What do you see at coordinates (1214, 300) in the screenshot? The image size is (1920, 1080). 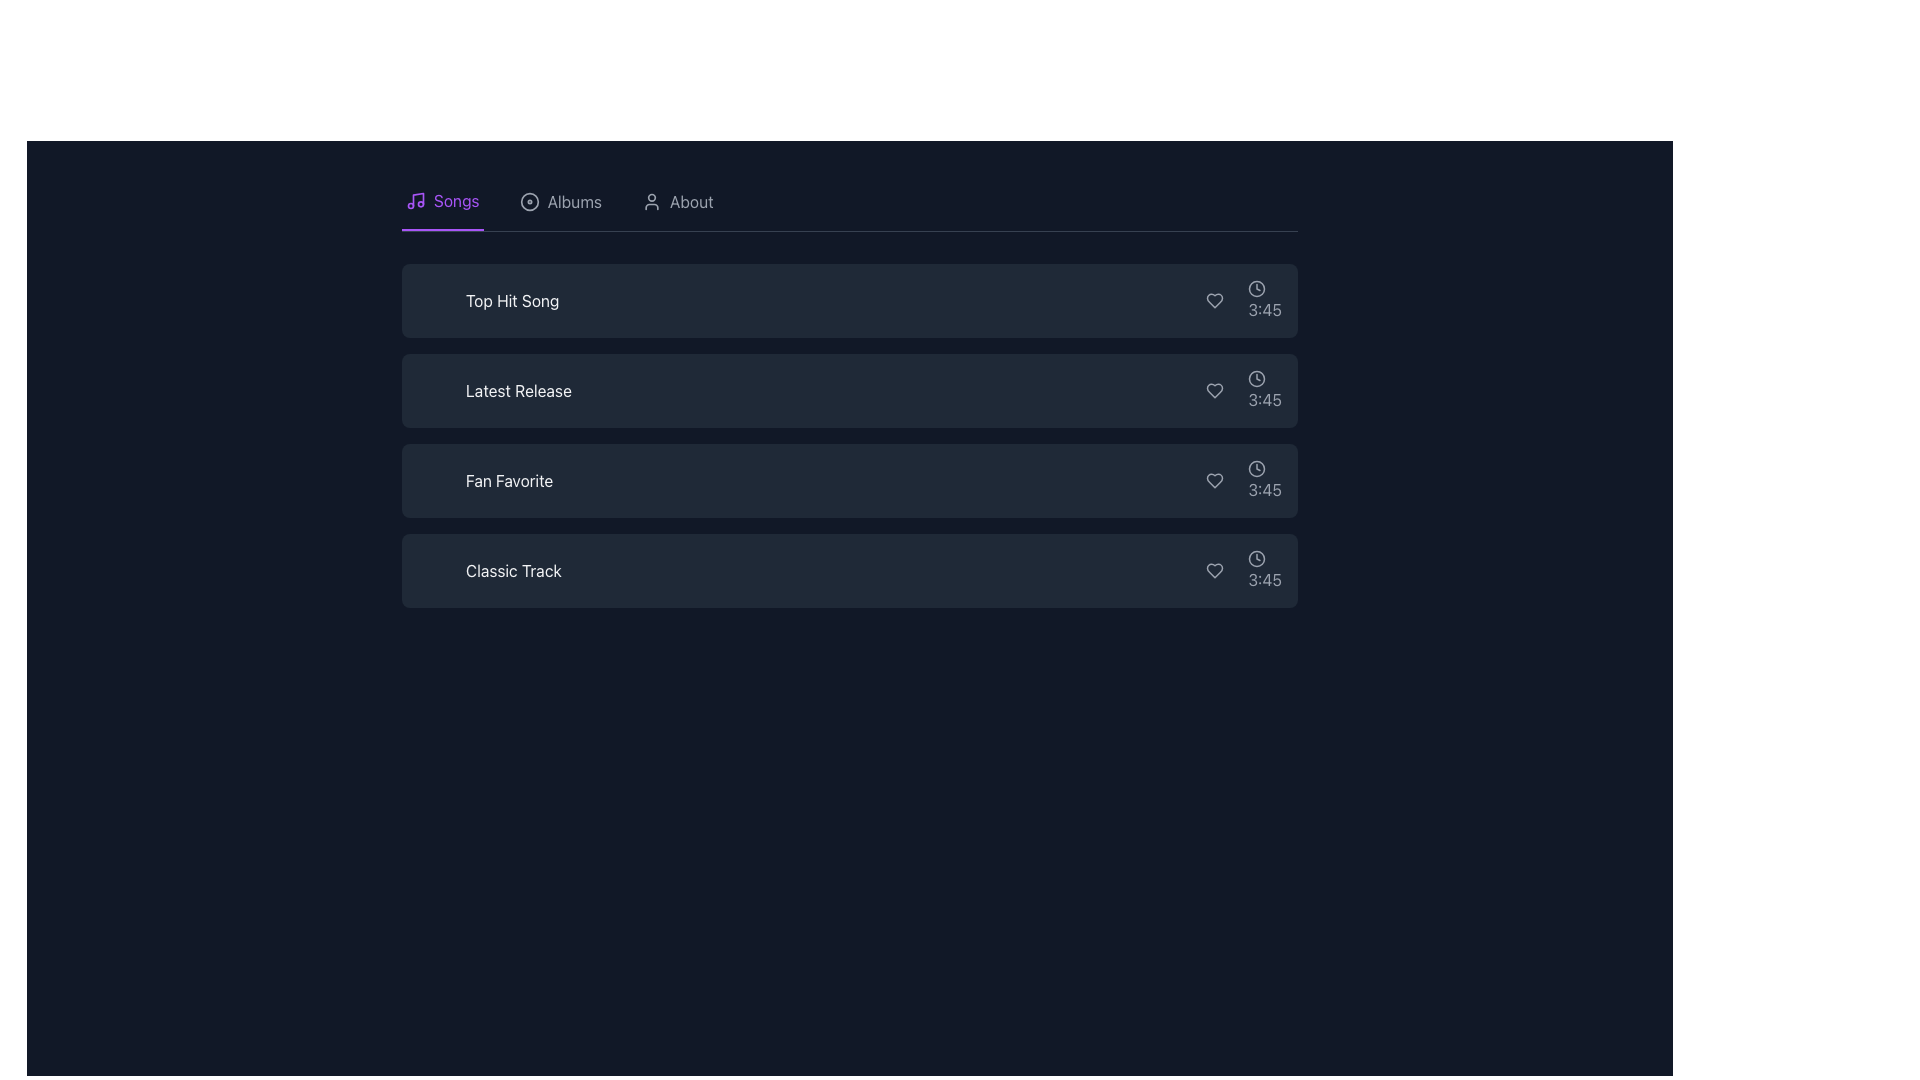 I see `the heart icon, which is light gray and represents liking or favoriting, located to the left of the '3:45' text and to the right of the center of the 'Top Hit Song' list item` at bounding box center [1214, 300].